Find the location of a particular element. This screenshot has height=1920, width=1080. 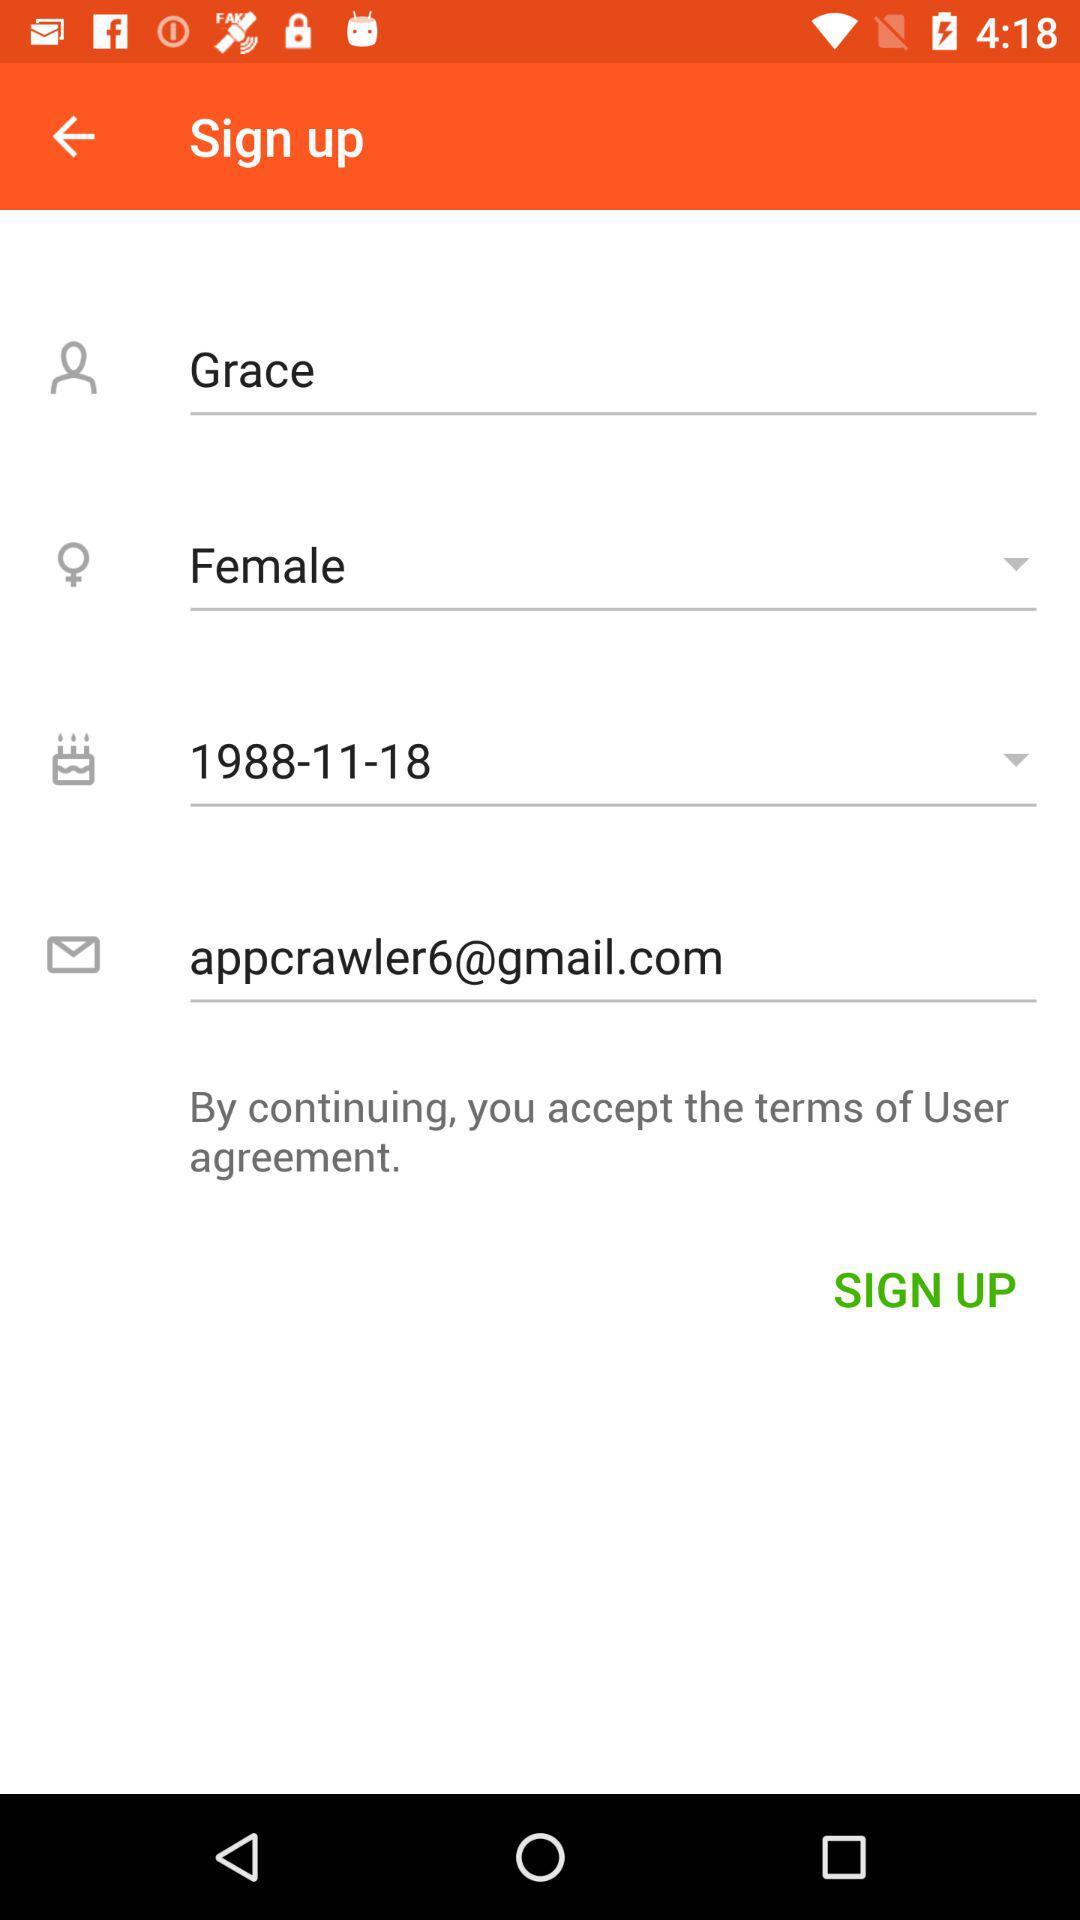

grace item is located at coordinates (612, 368).